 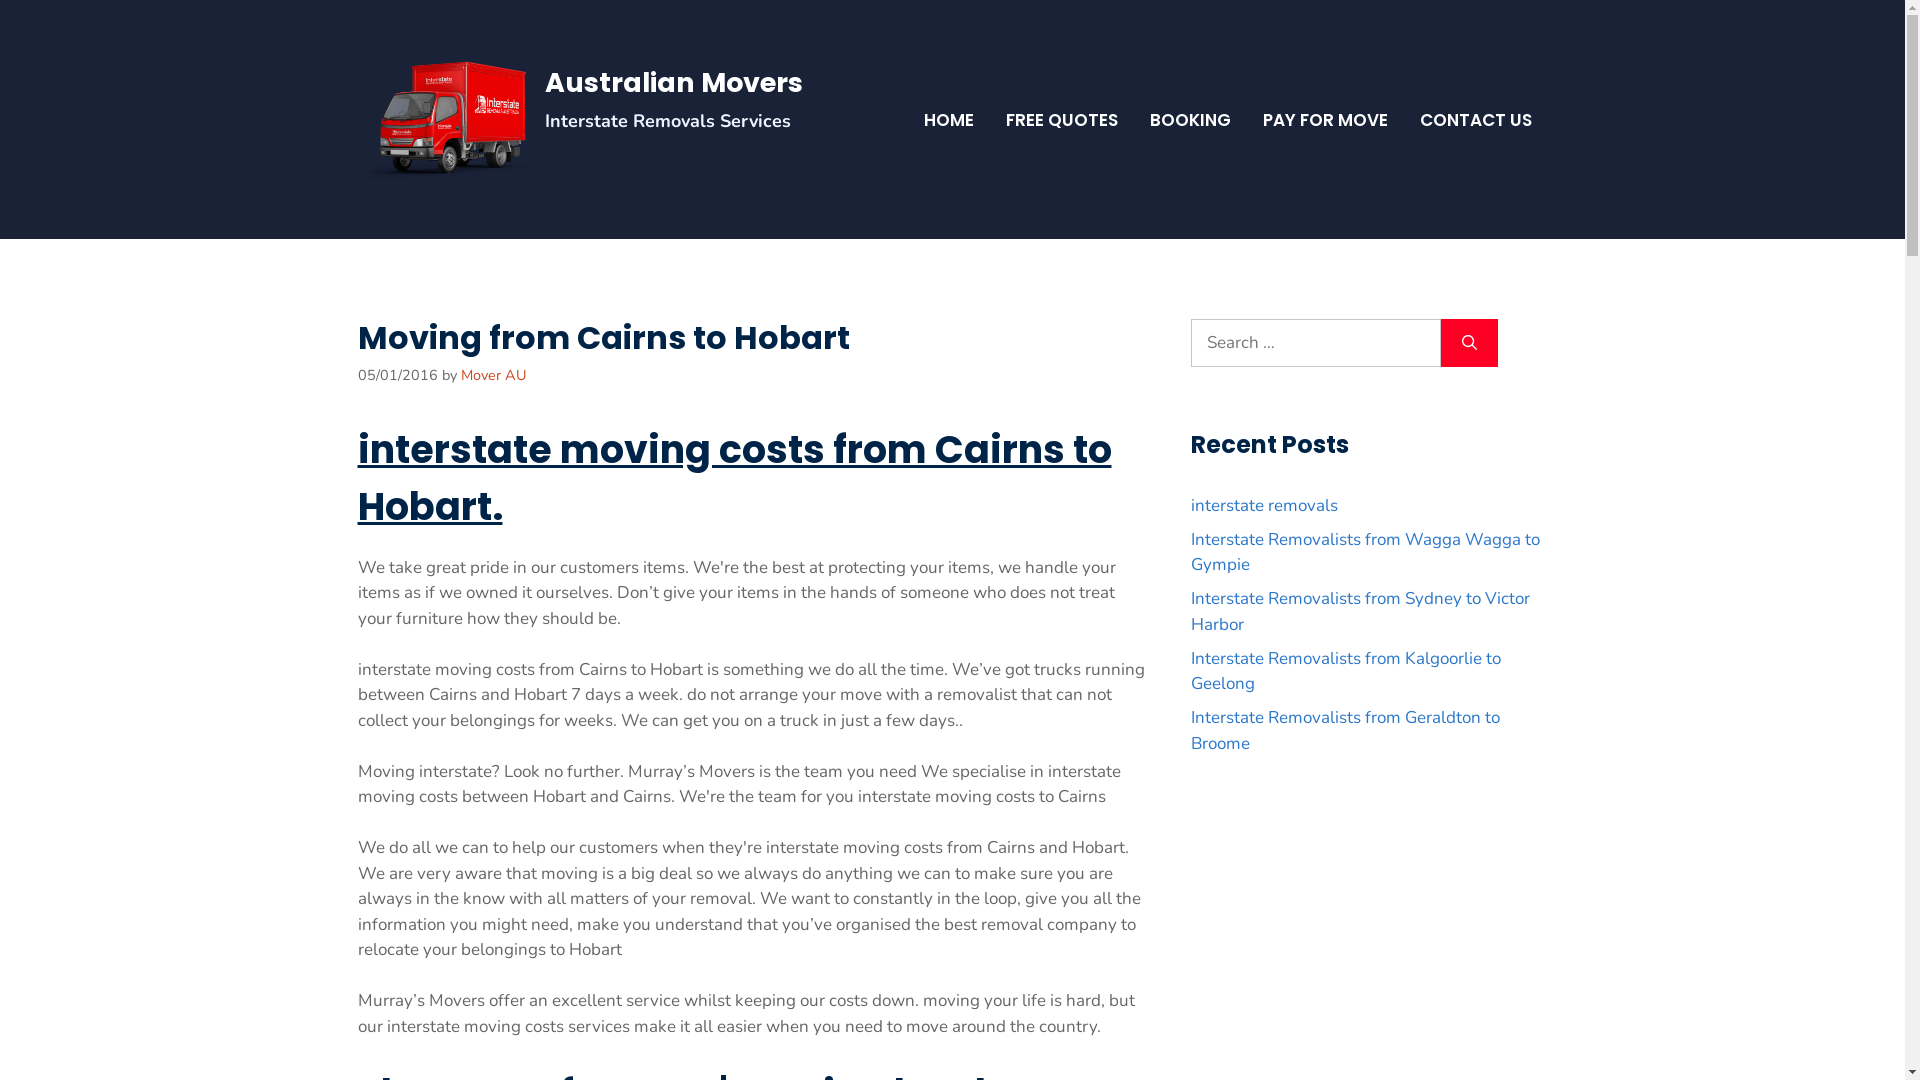 I want to click on 'Search for:', so click(x=1190, y=342).